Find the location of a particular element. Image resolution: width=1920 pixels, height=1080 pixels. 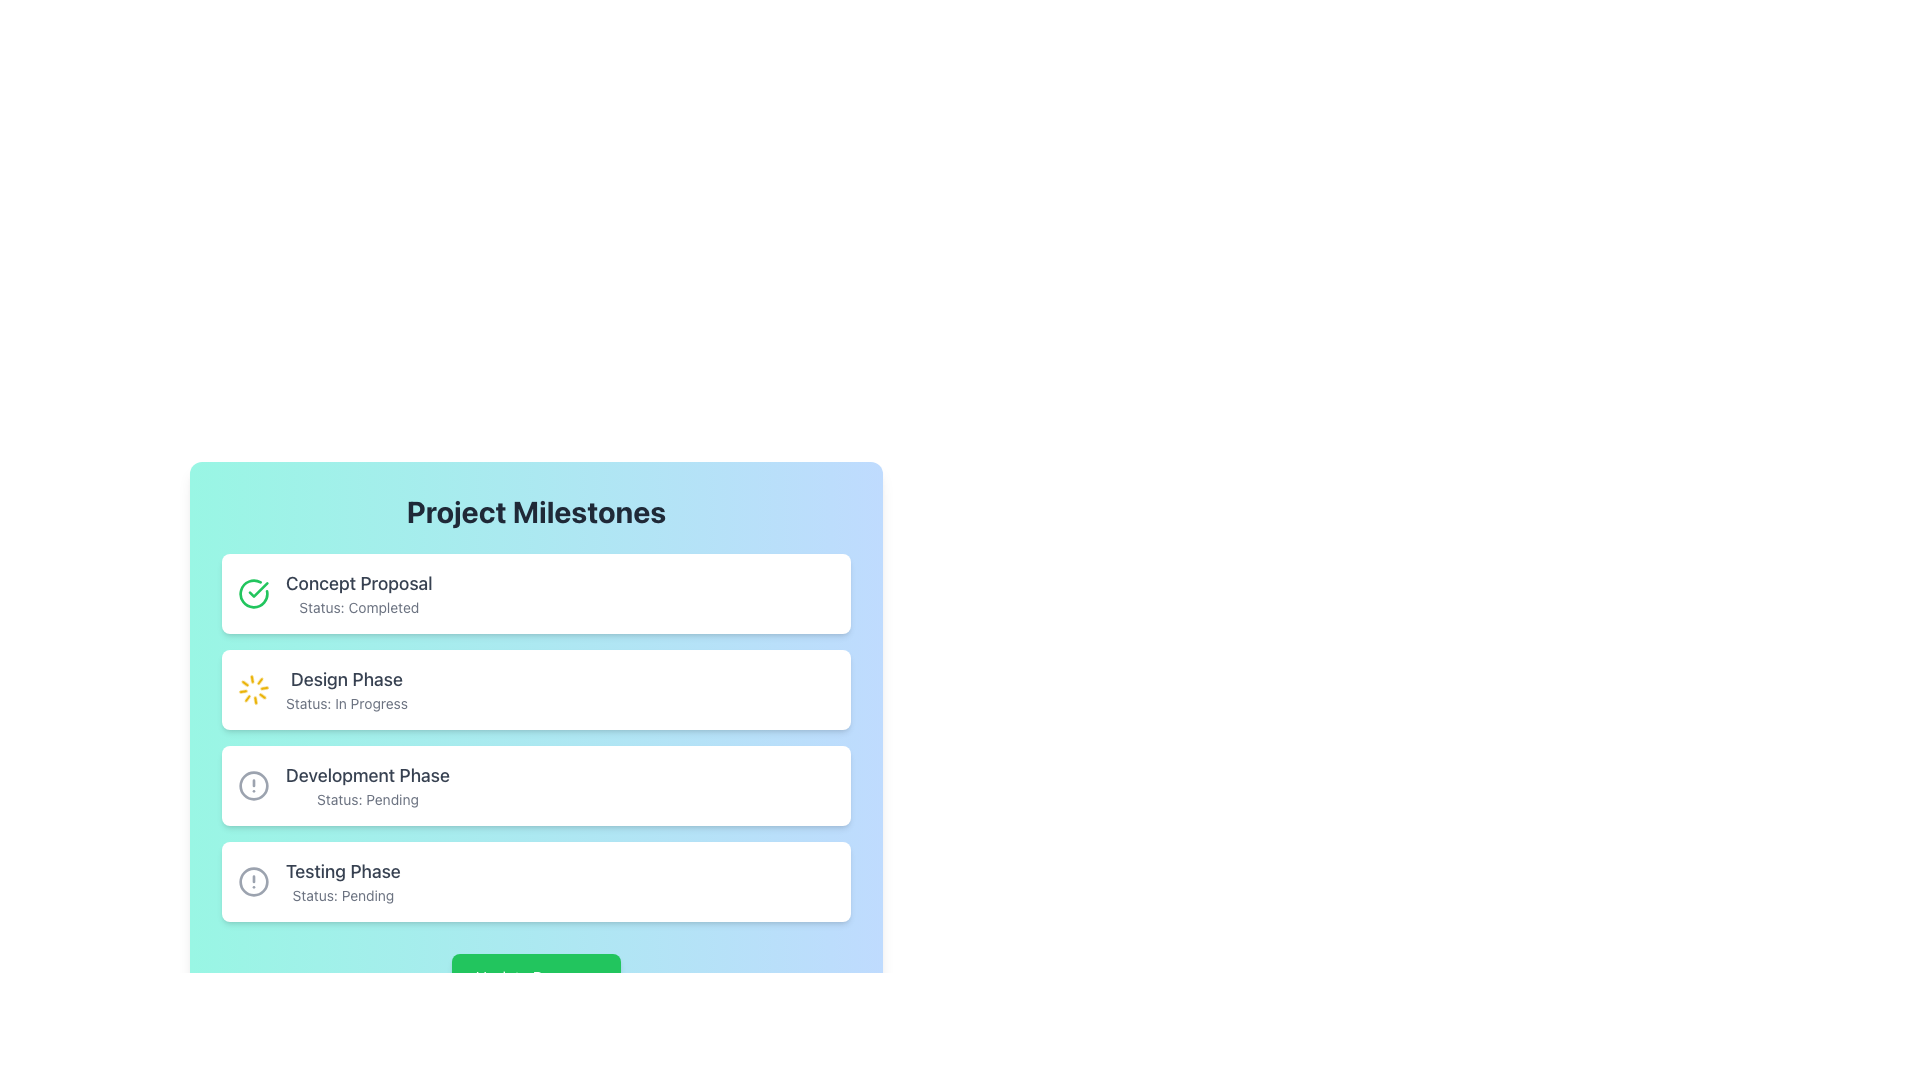

the text label displaying 'Status: In Progress.' located below the 'Design Phase' headline in the 'Project Milestones' list is located at coordinates (346, 703).